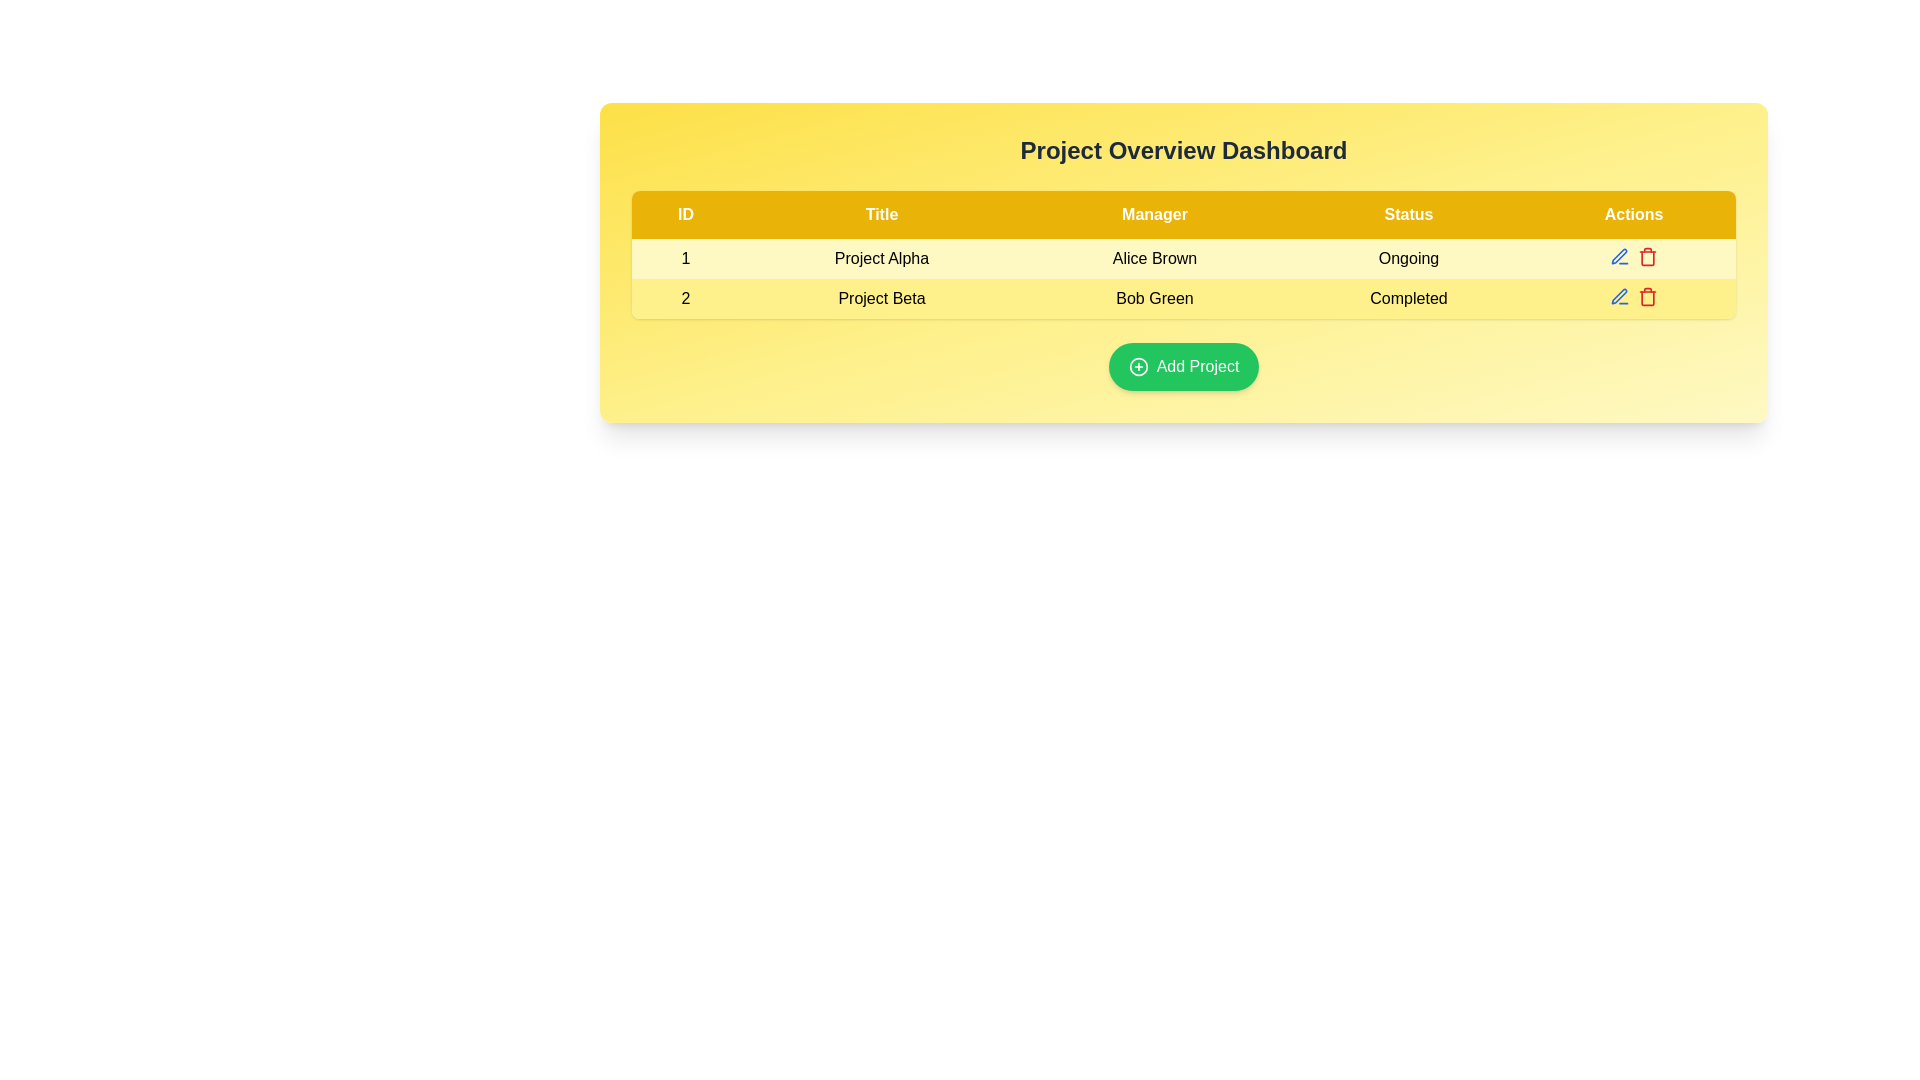 The height and width of the screenshot is (1080, 1920). I want to click on numeral displayed in the text-based table cell located in the first column of the second row of the table within the yellow box labeled 'Project Overview Dashboard', so click(686, 299).